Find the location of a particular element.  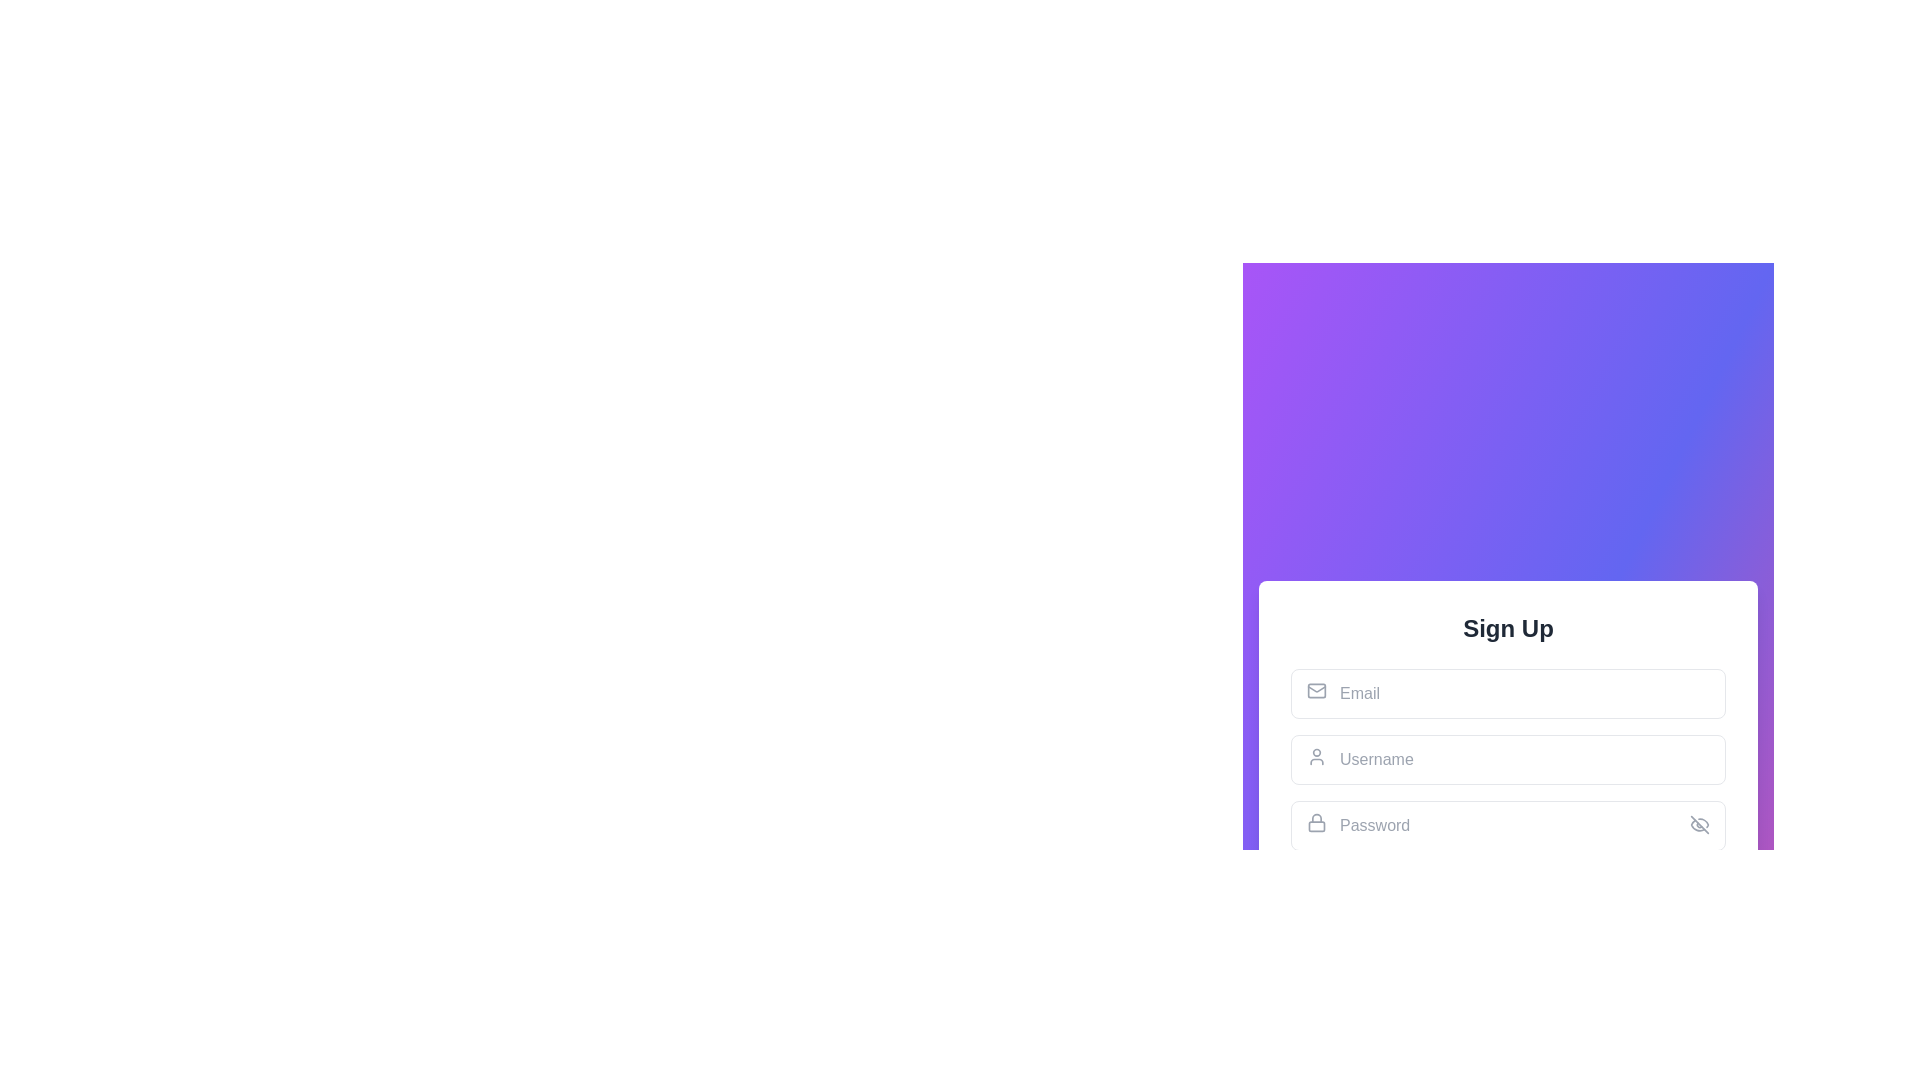

the small lock icon, which is positioned to the left of the 'Password' input field, featuring a minimalist outlined design in light gray is located at coordinates (1316, 822).